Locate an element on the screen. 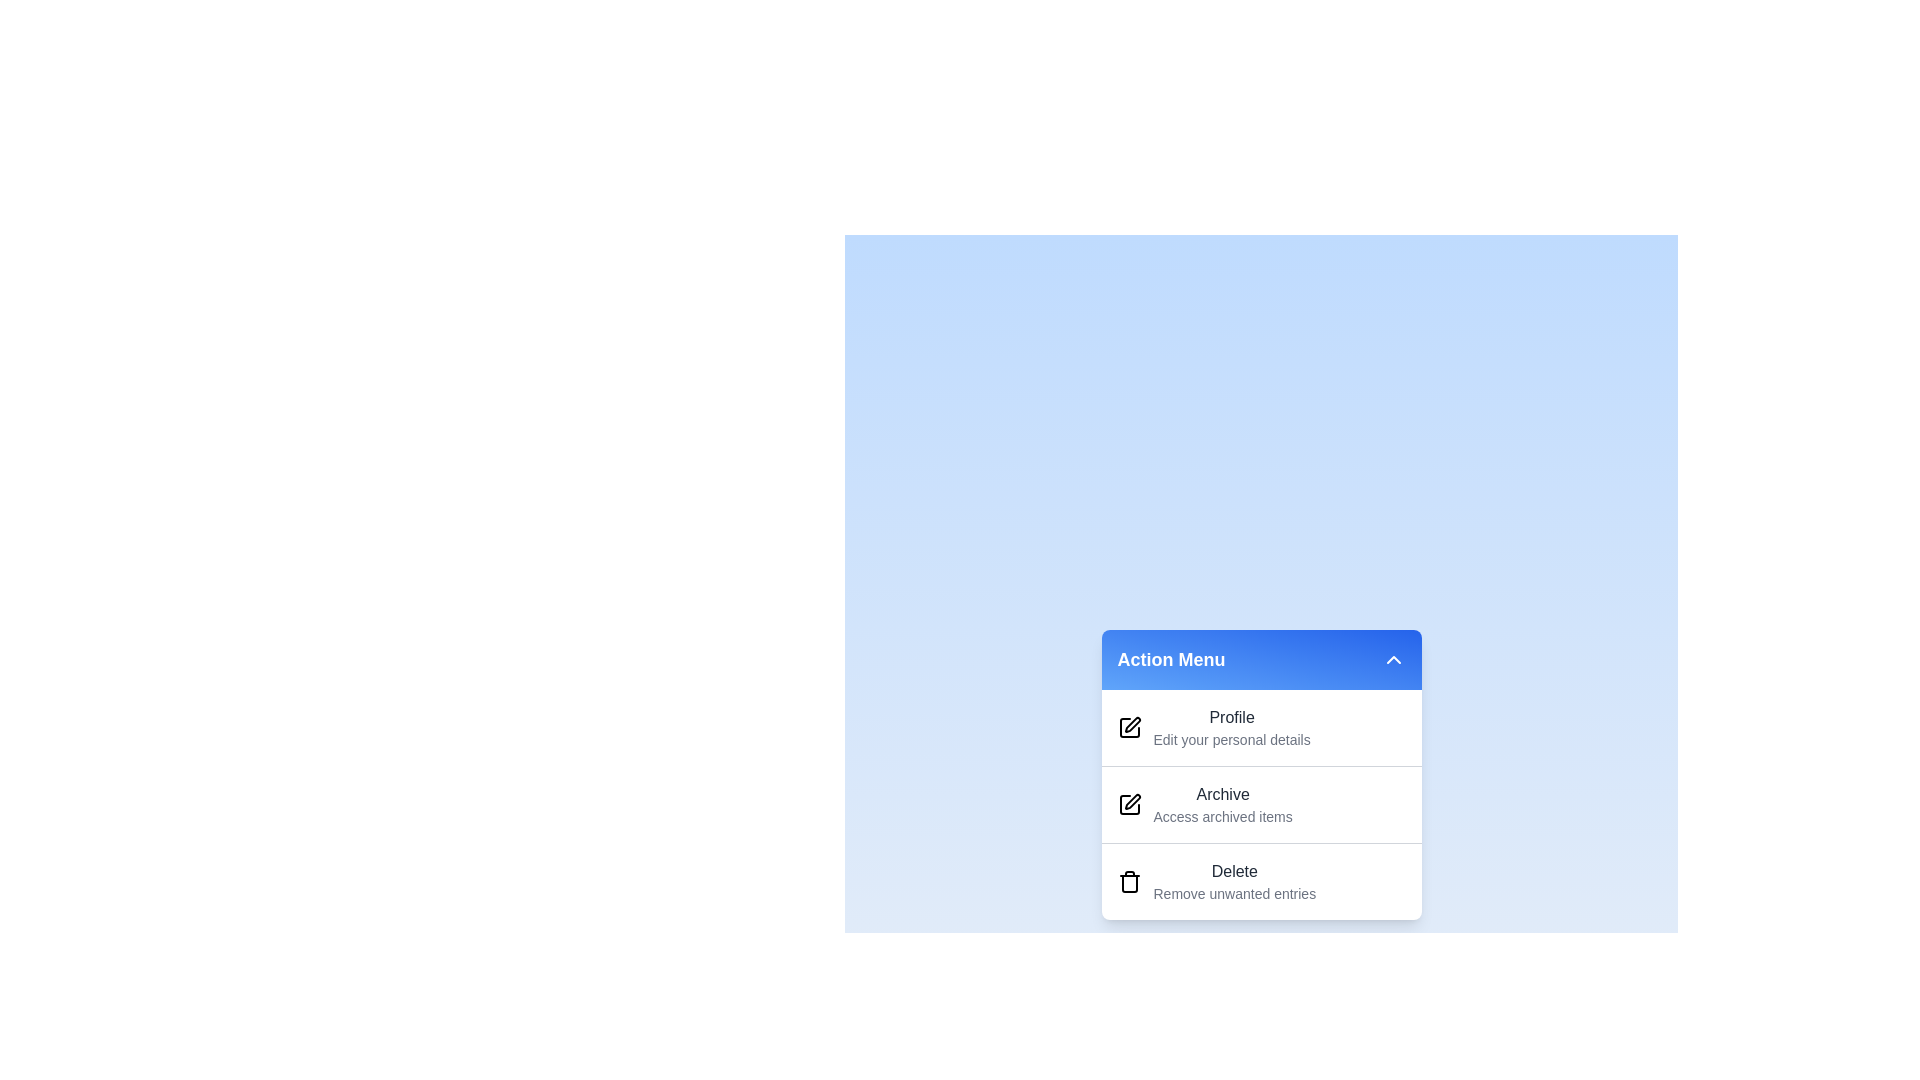  the menu item corresponding to Profile is located at coordinates (1200, 698).